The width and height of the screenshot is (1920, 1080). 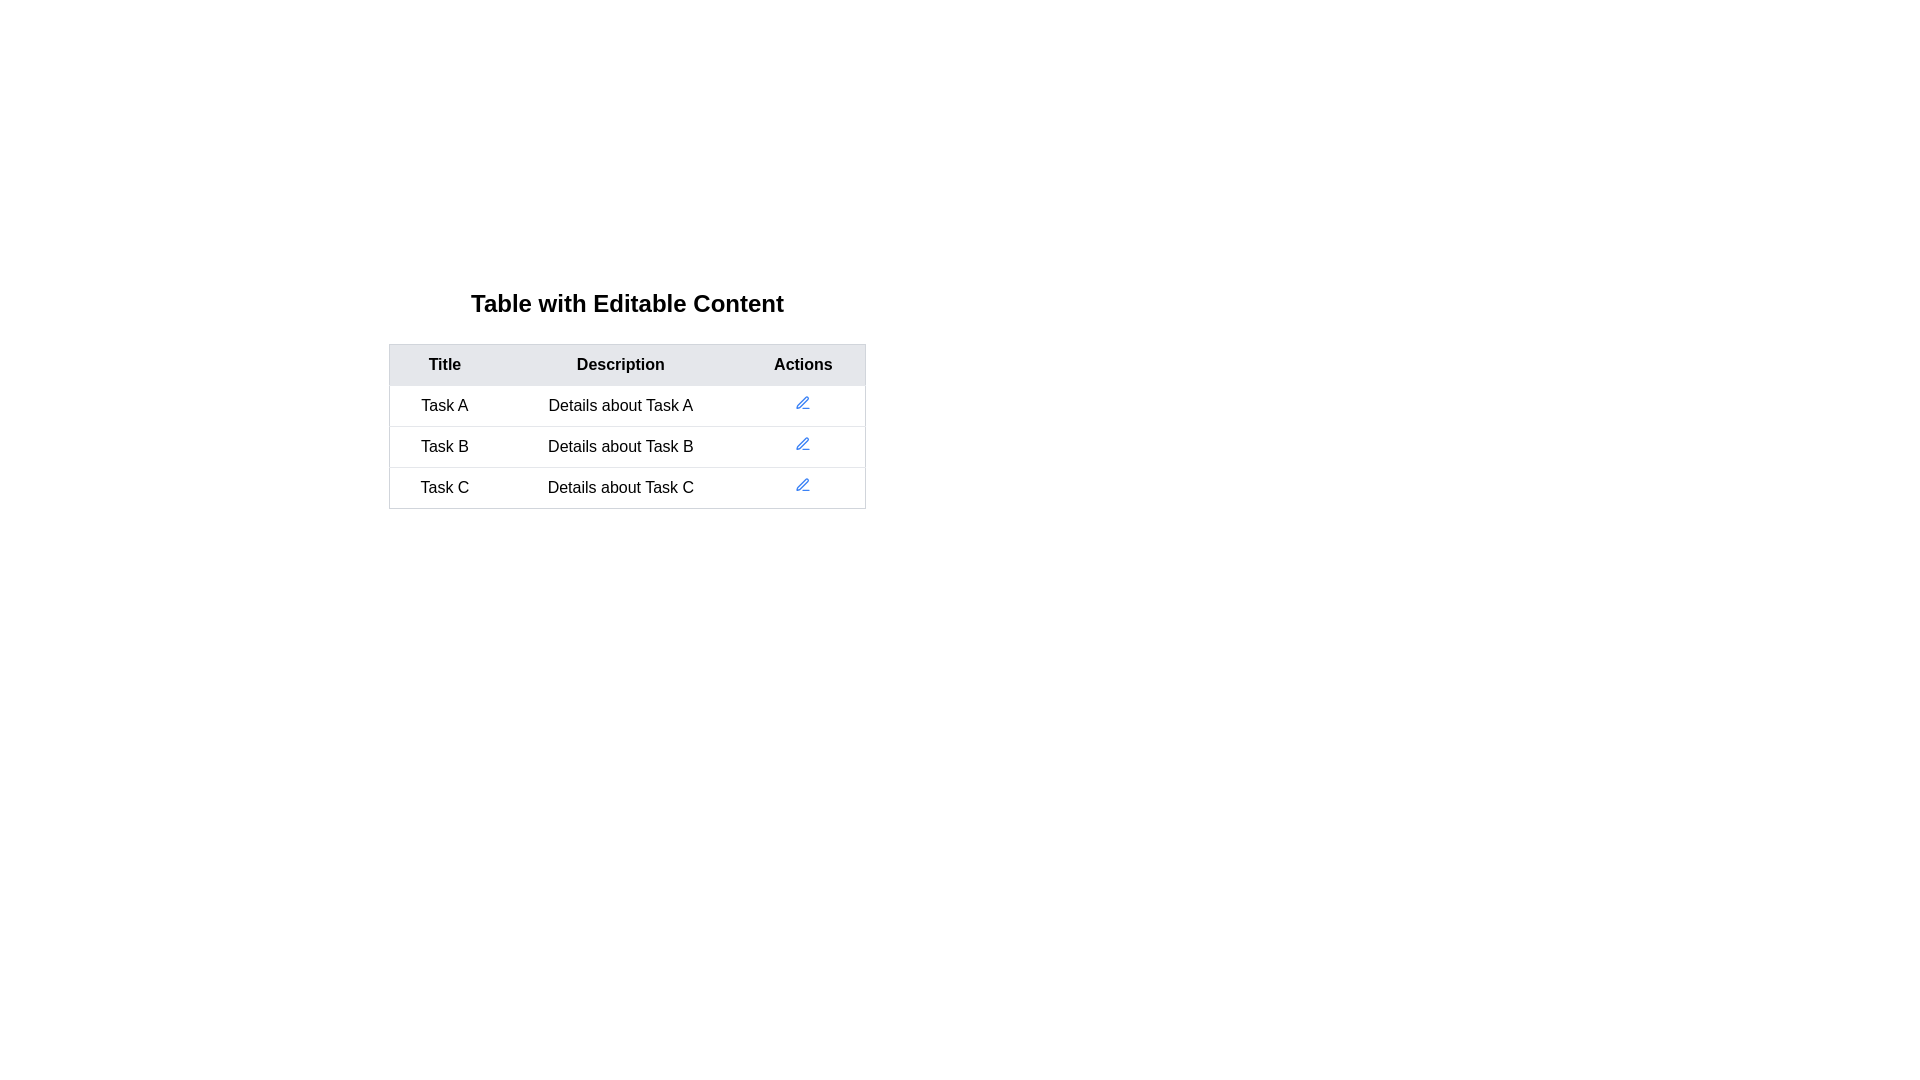 What do you see at coordinates (803, 442) in the screenshot?
I see `the pen-shaped edit icon located in the third column of the second row of the 'Table with Editable Content', adjacent to 'Details about Task B'` at bounding box center [803, 442].